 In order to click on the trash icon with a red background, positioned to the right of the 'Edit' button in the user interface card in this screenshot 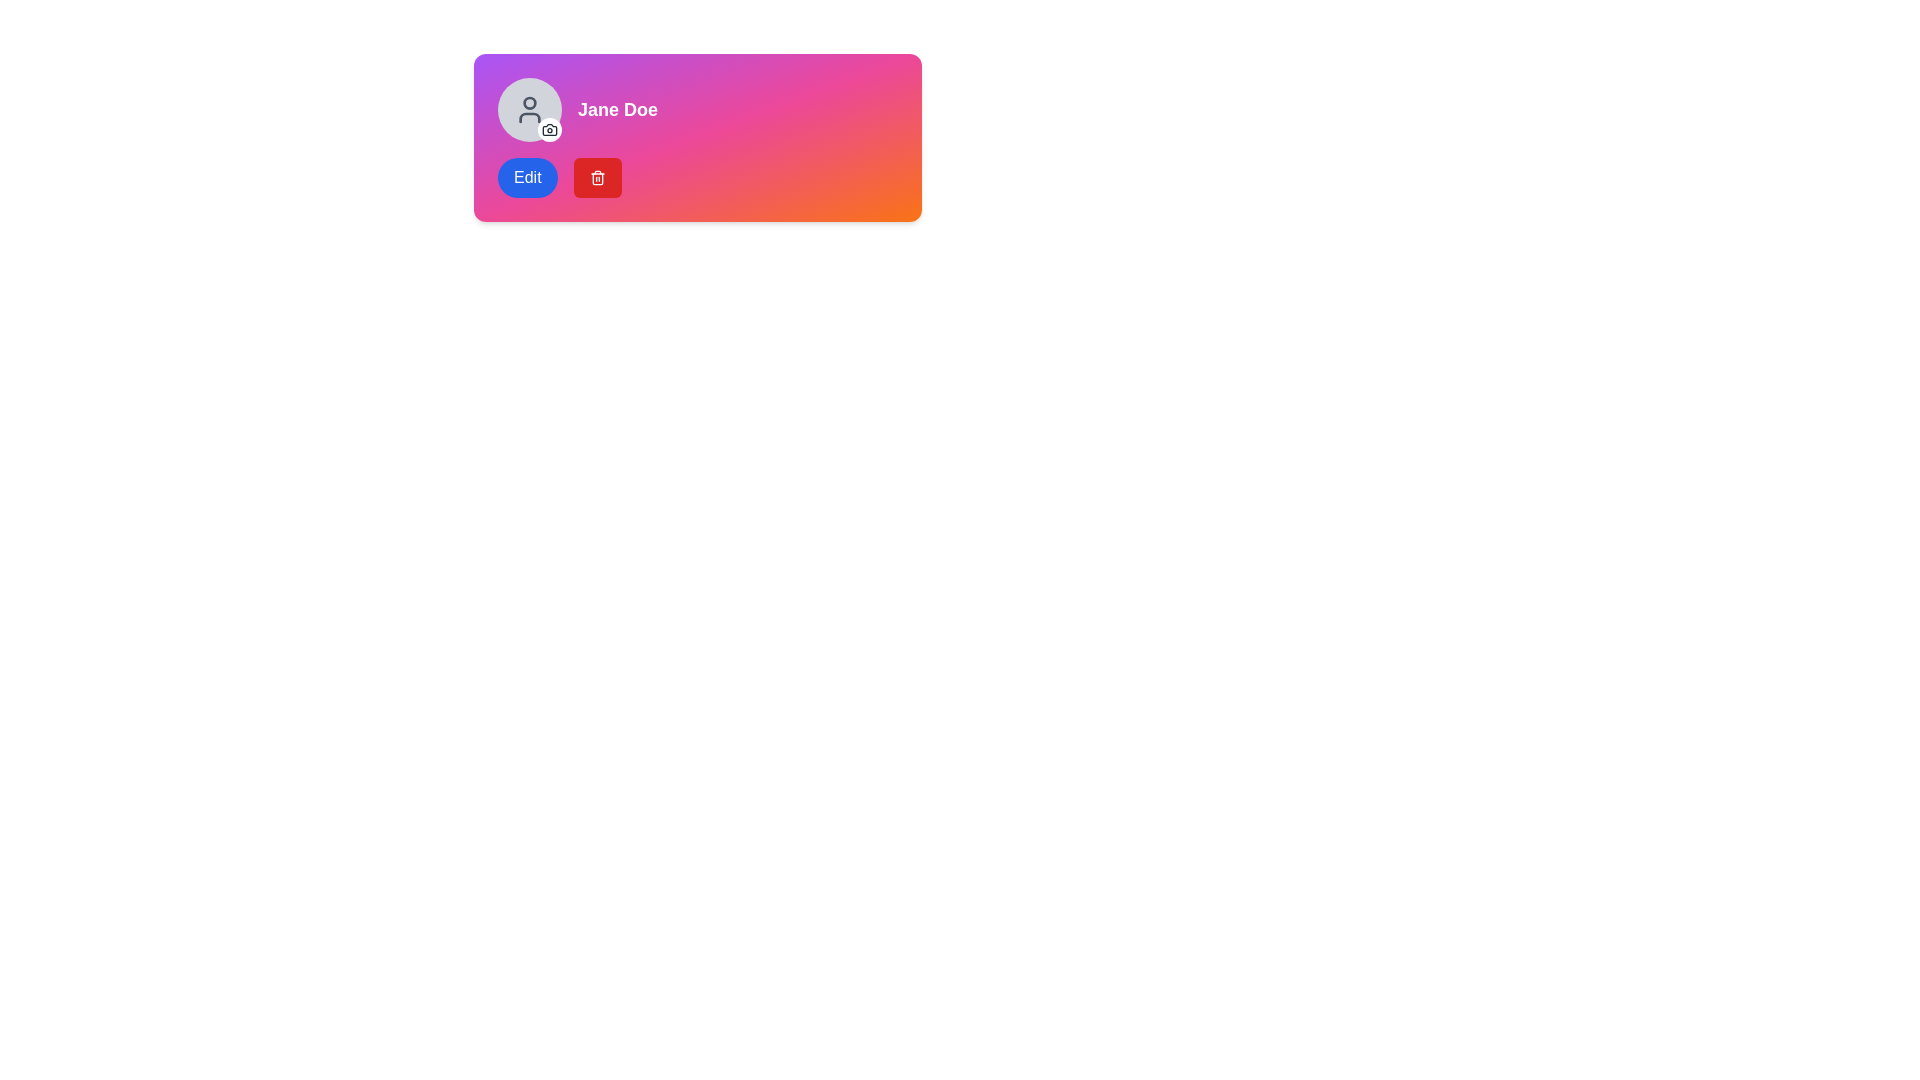, I will do `click(596, 176)`.